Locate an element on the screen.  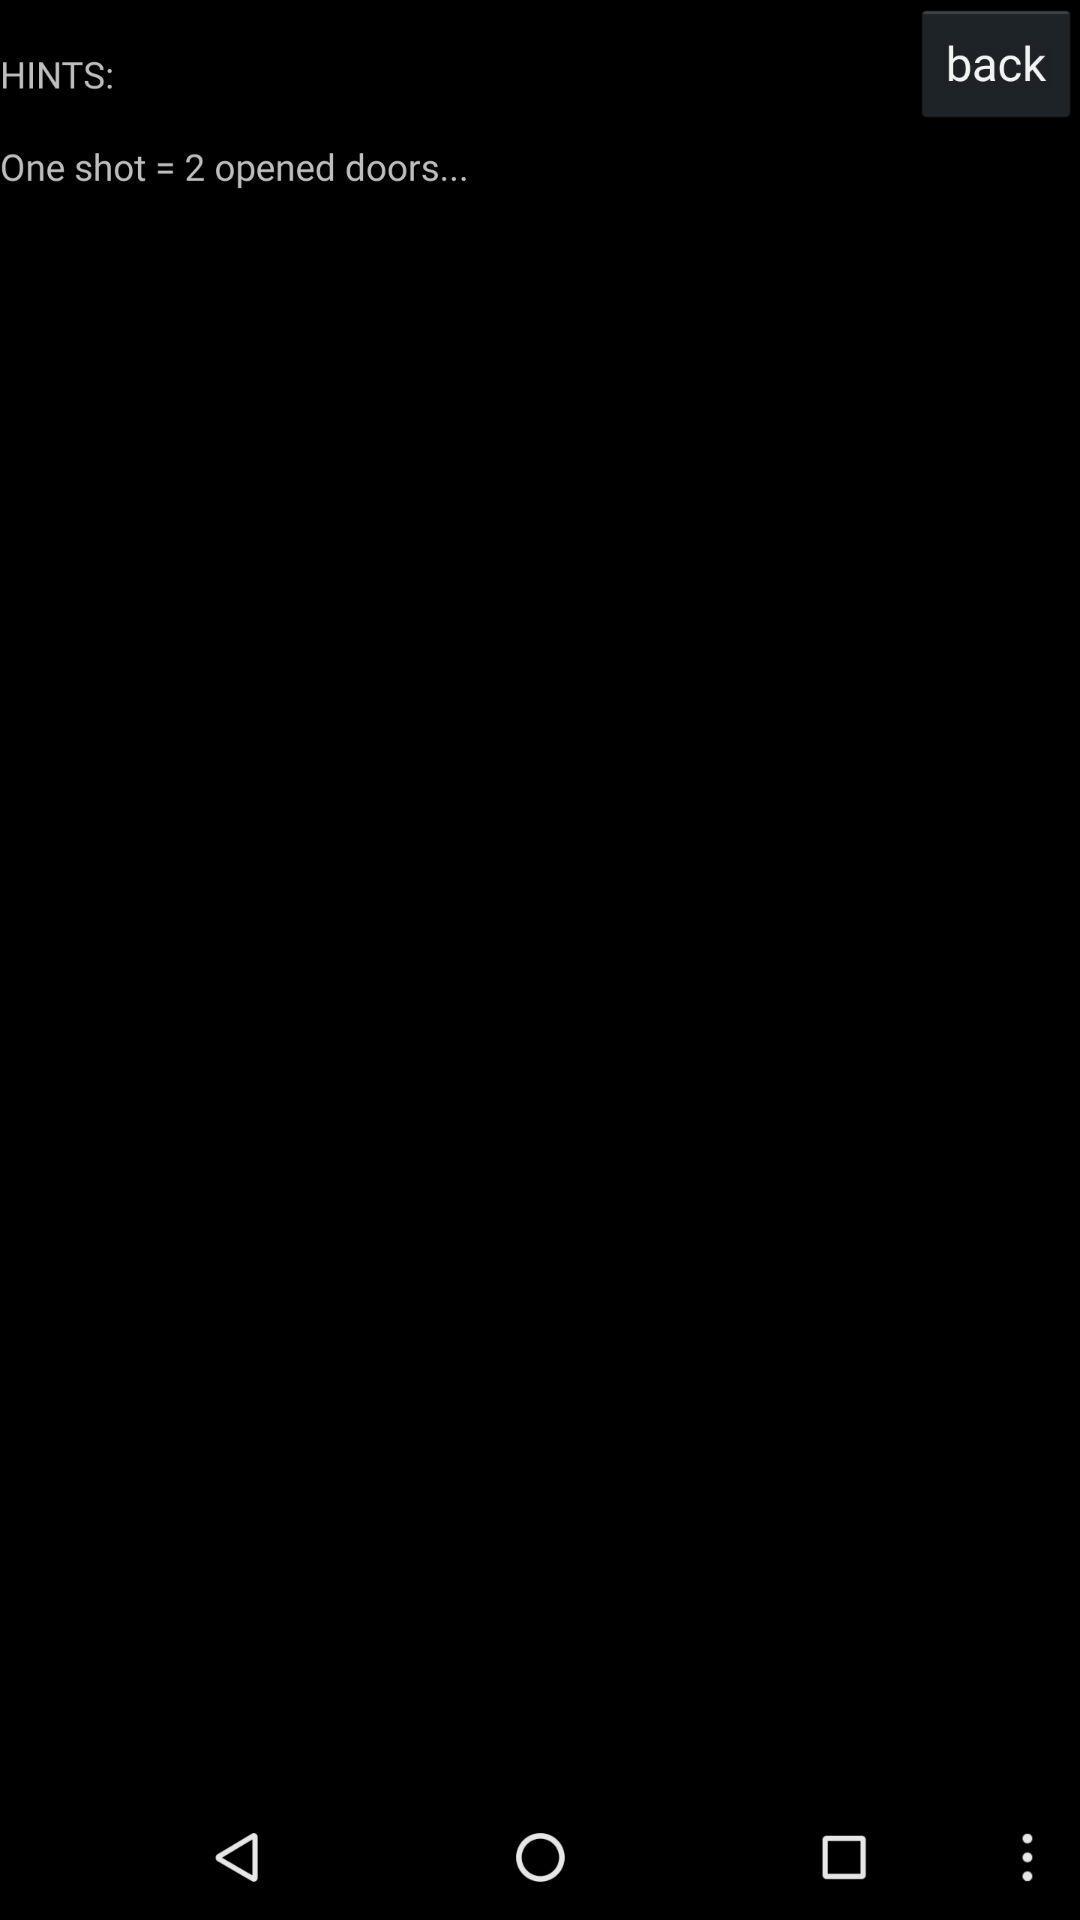
the back button is located at coordinates (995, 62).